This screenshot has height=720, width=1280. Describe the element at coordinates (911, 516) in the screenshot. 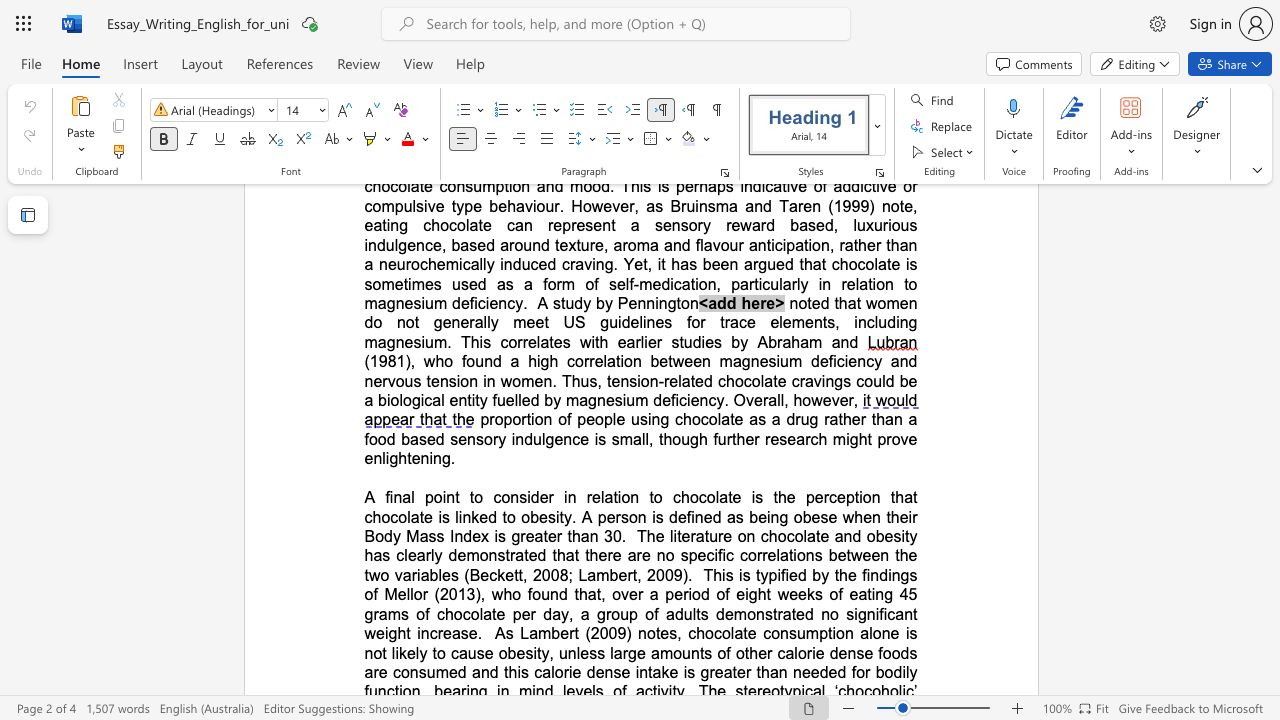

I see `the subset text "r Body Mass Index" within the text "that chocolate is linked to obesity. A person is defined as being obese when their Body Mass Index is greater than 30"` at that location.